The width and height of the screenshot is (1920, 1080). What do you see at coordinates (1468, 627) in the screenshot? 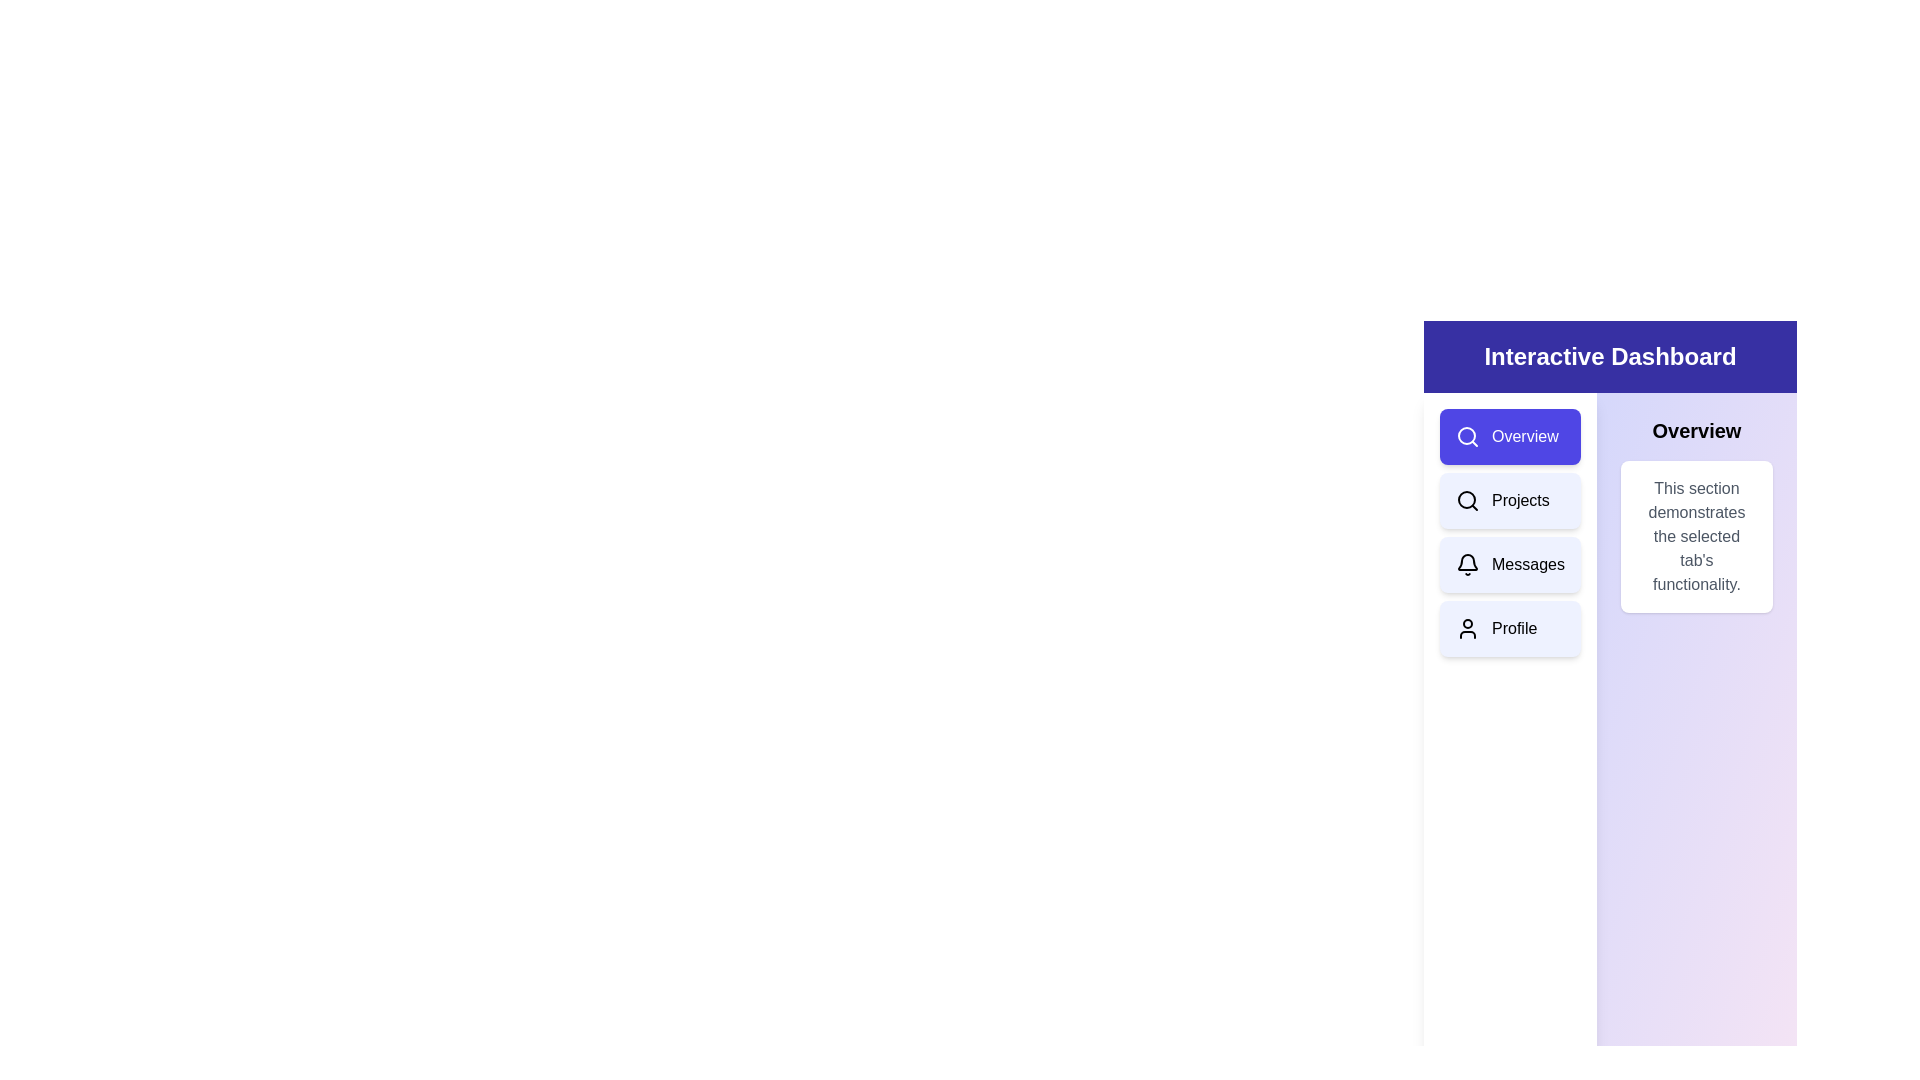
I see `the user profile icon located in the left sidebar of the interface` at bounding box center [1468, 627].